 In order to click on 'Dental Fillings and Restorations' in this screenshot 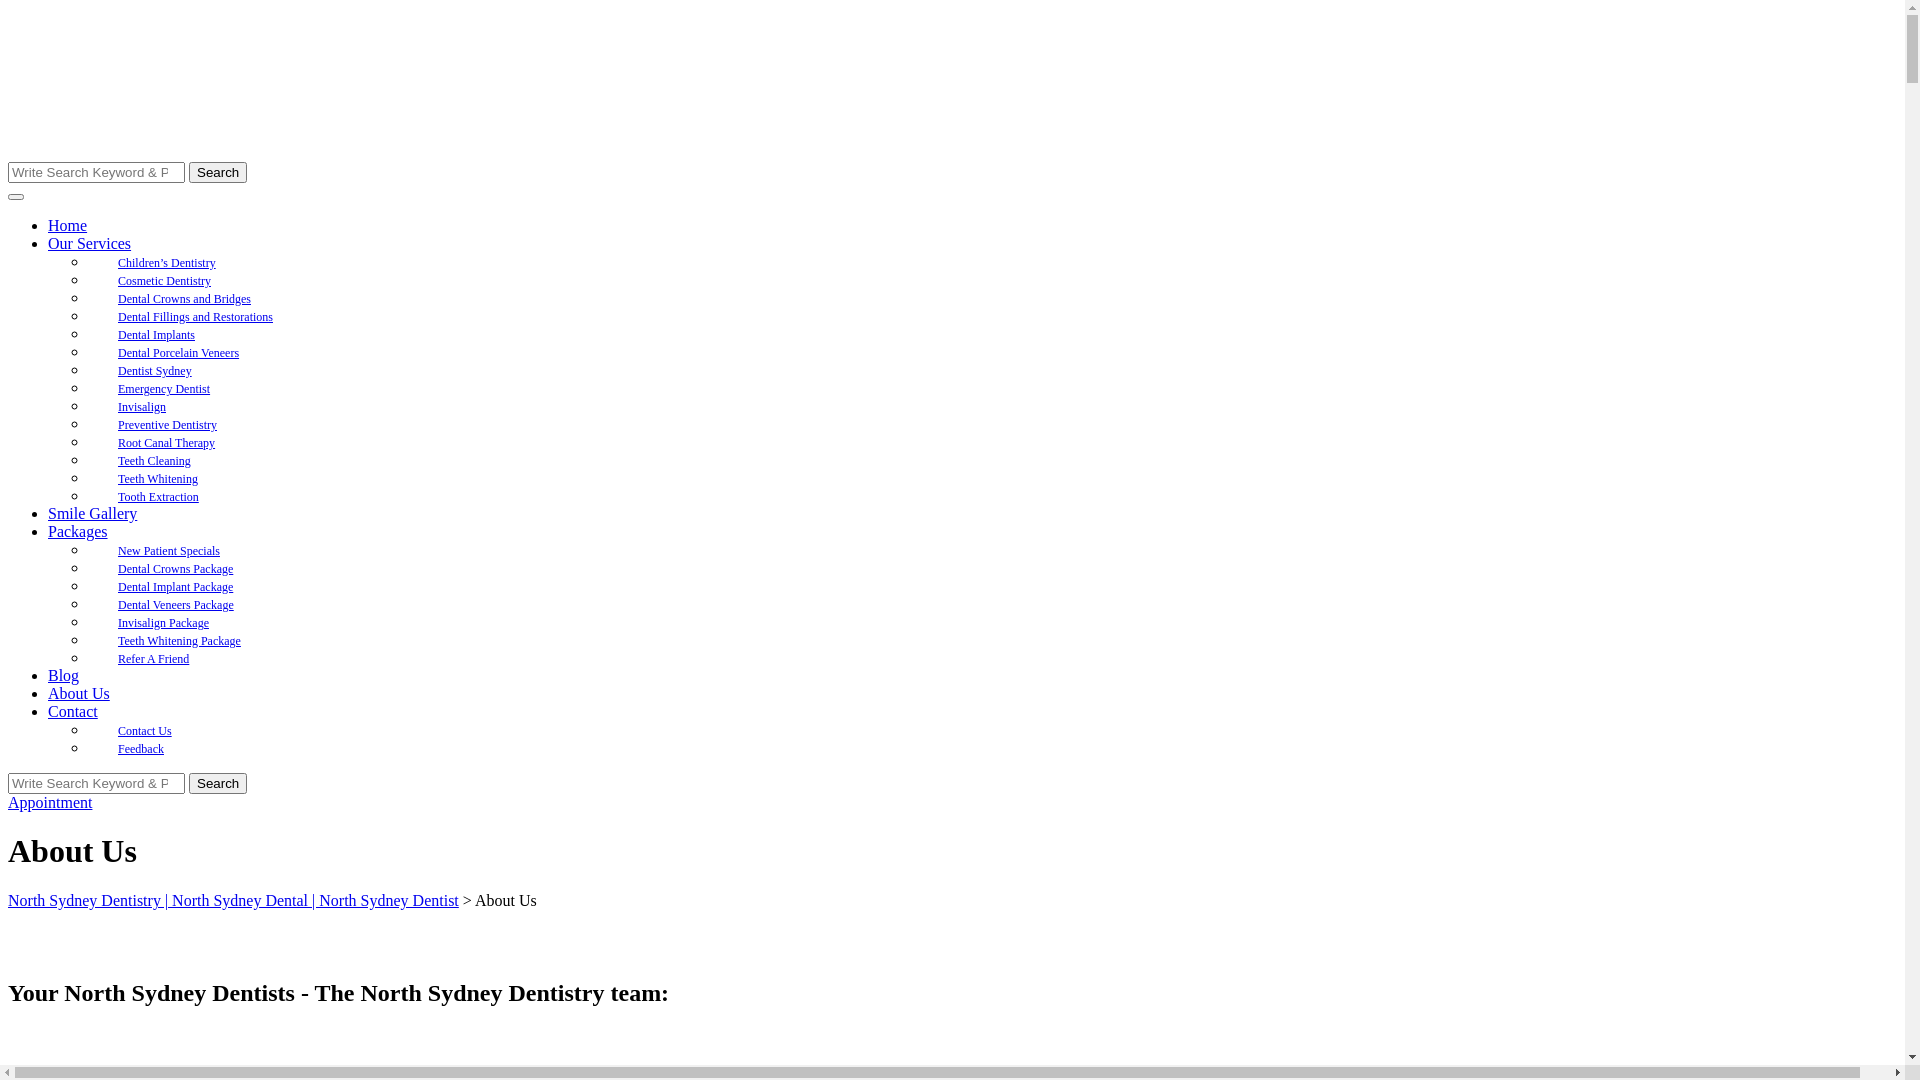, I will do `click(195, 315)`.